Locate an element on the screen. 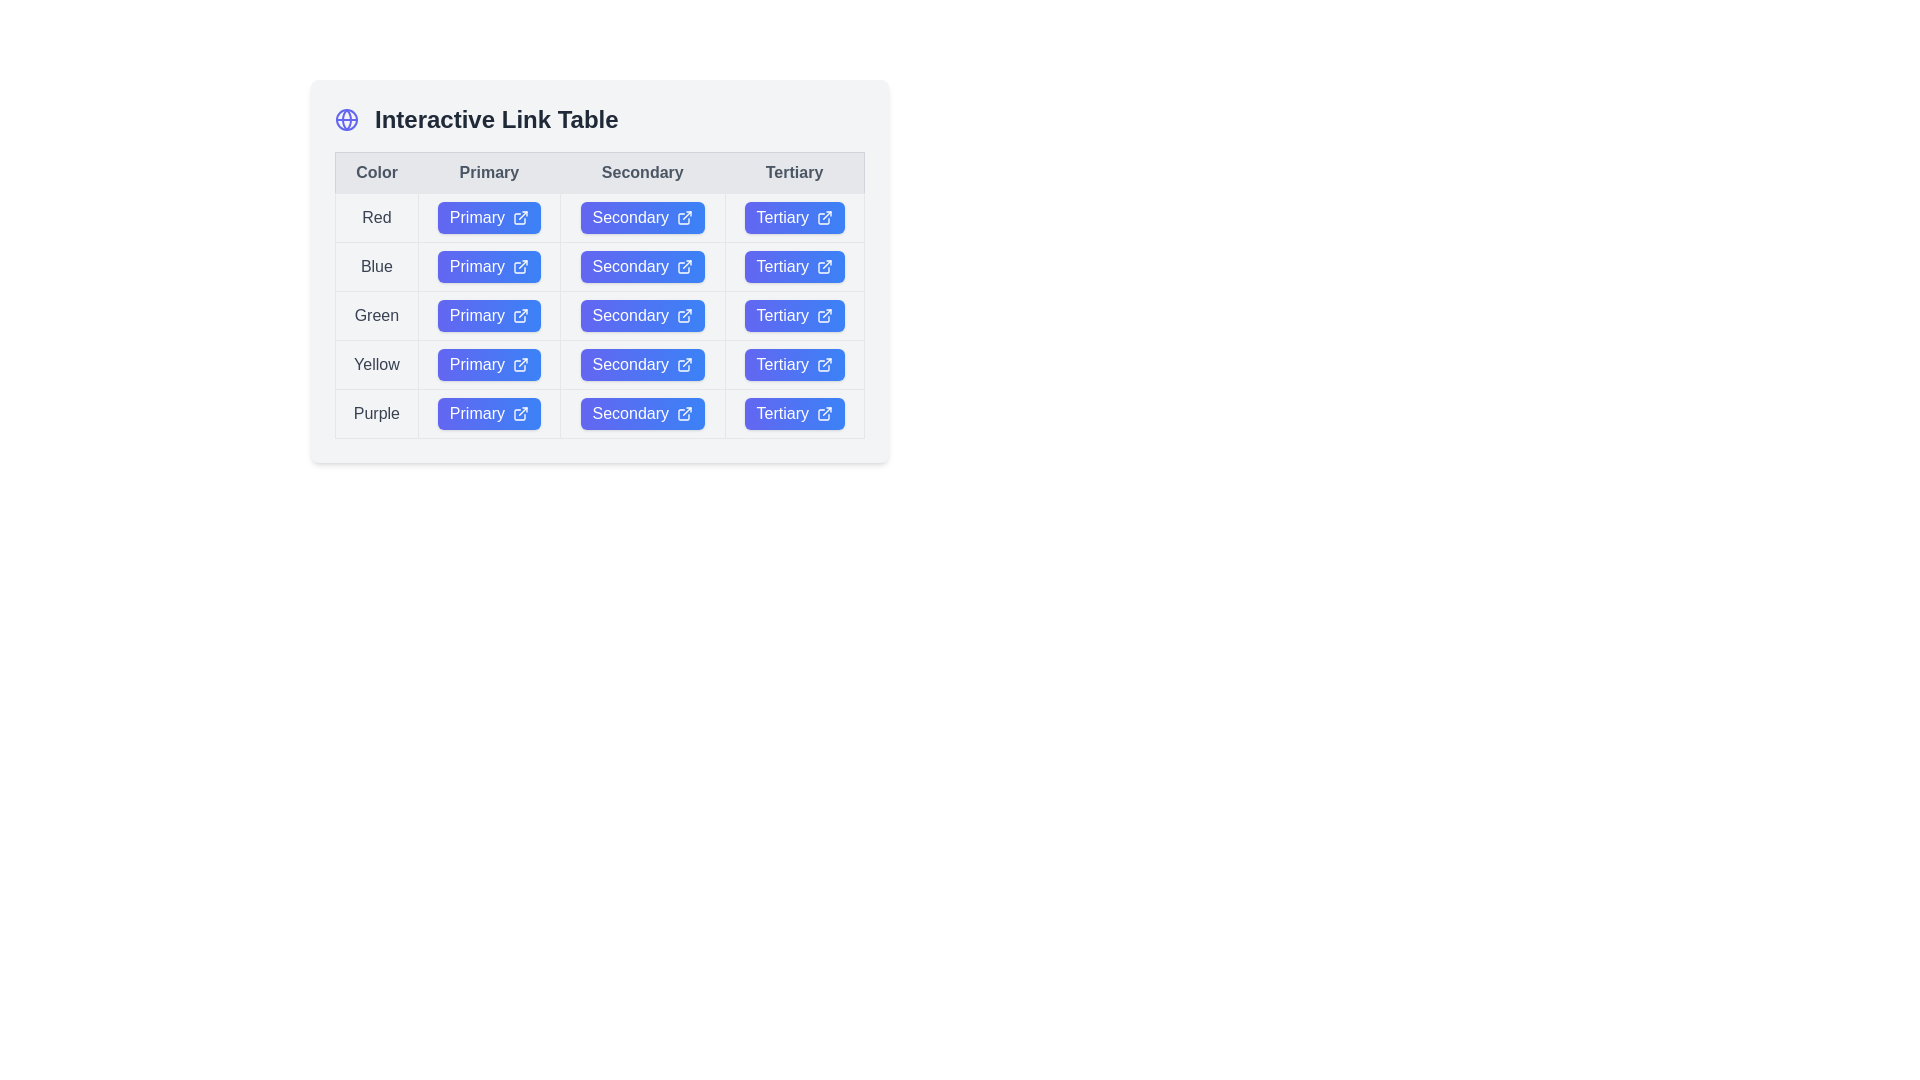 This screenshot has width=1920, height=1080. the external link icon located adjacent to the text 'Secondary' in the button with a blue gradient background in the 'Yellow' row of the interactive link table is located at coordinates (685, 365).